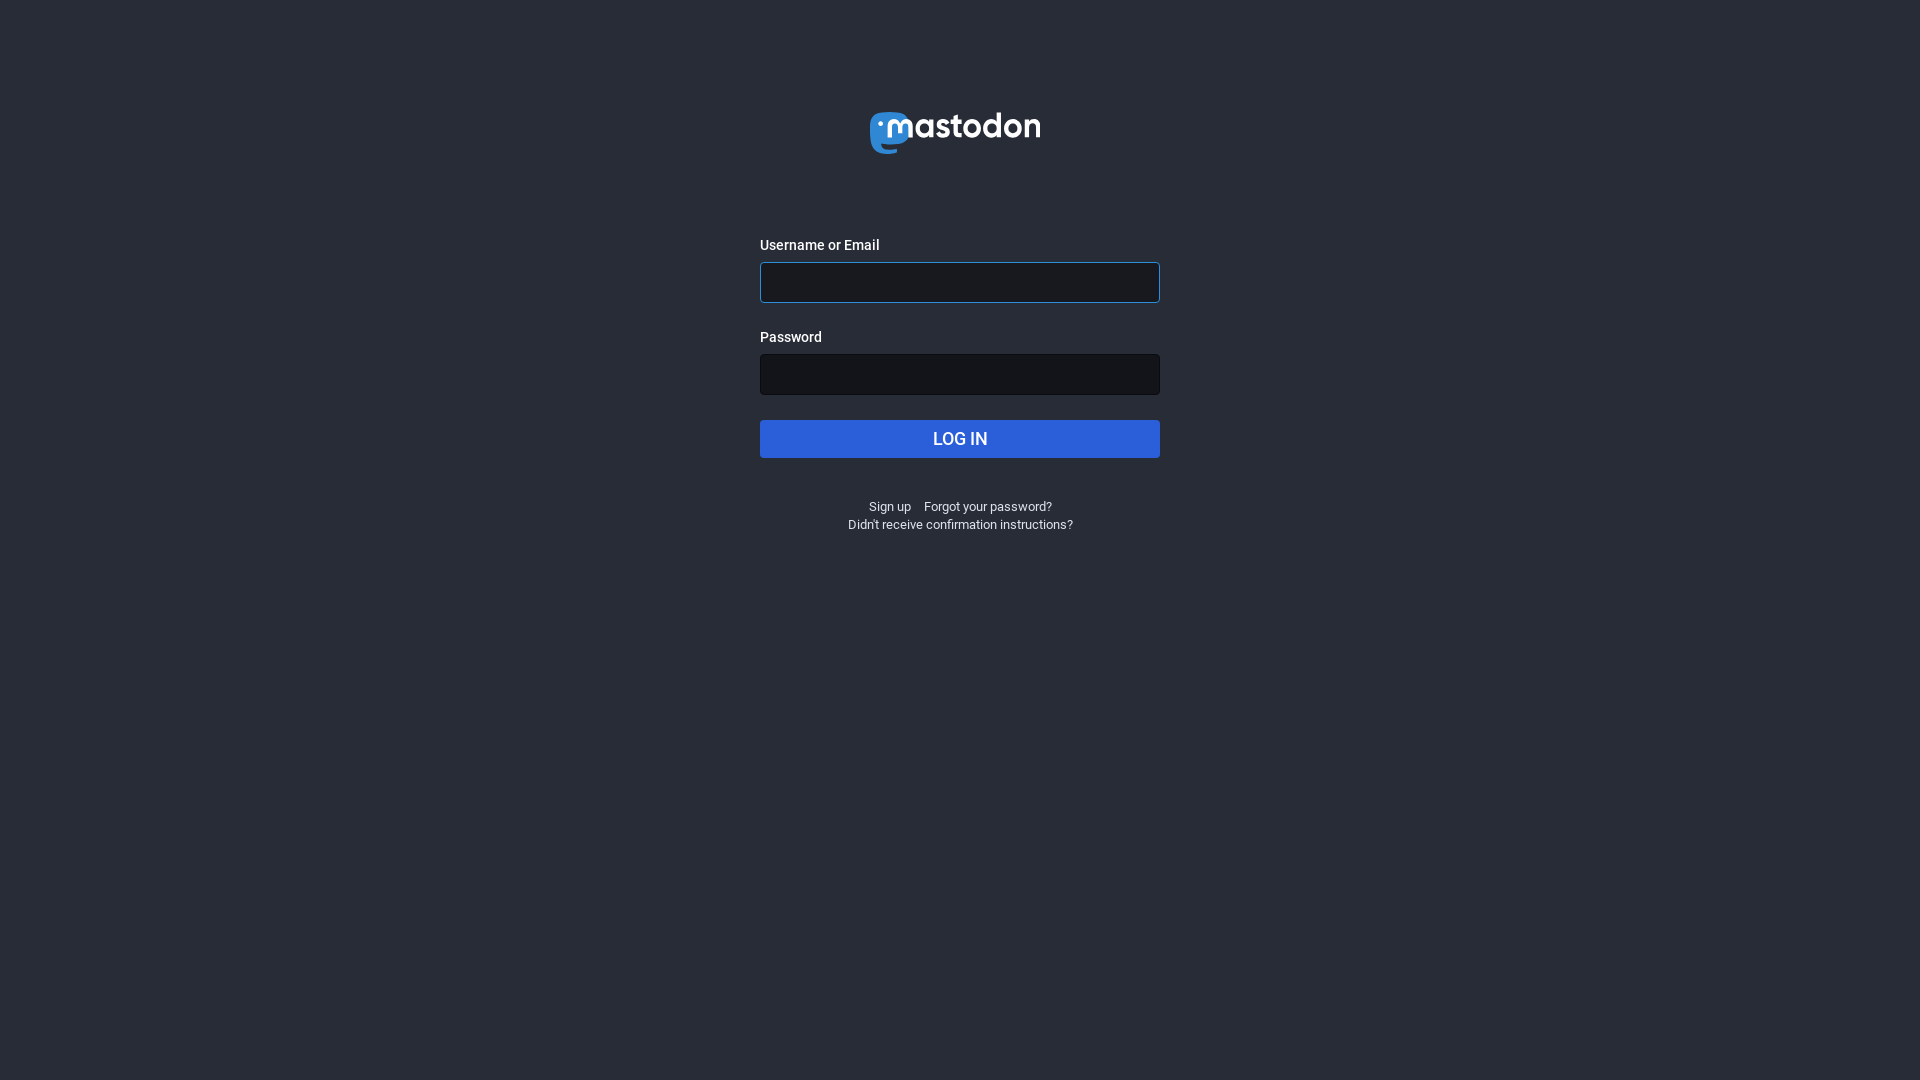  Describe the element at coordinates (887, 505) in the screenshot. I see `'Sign up'` at that location.